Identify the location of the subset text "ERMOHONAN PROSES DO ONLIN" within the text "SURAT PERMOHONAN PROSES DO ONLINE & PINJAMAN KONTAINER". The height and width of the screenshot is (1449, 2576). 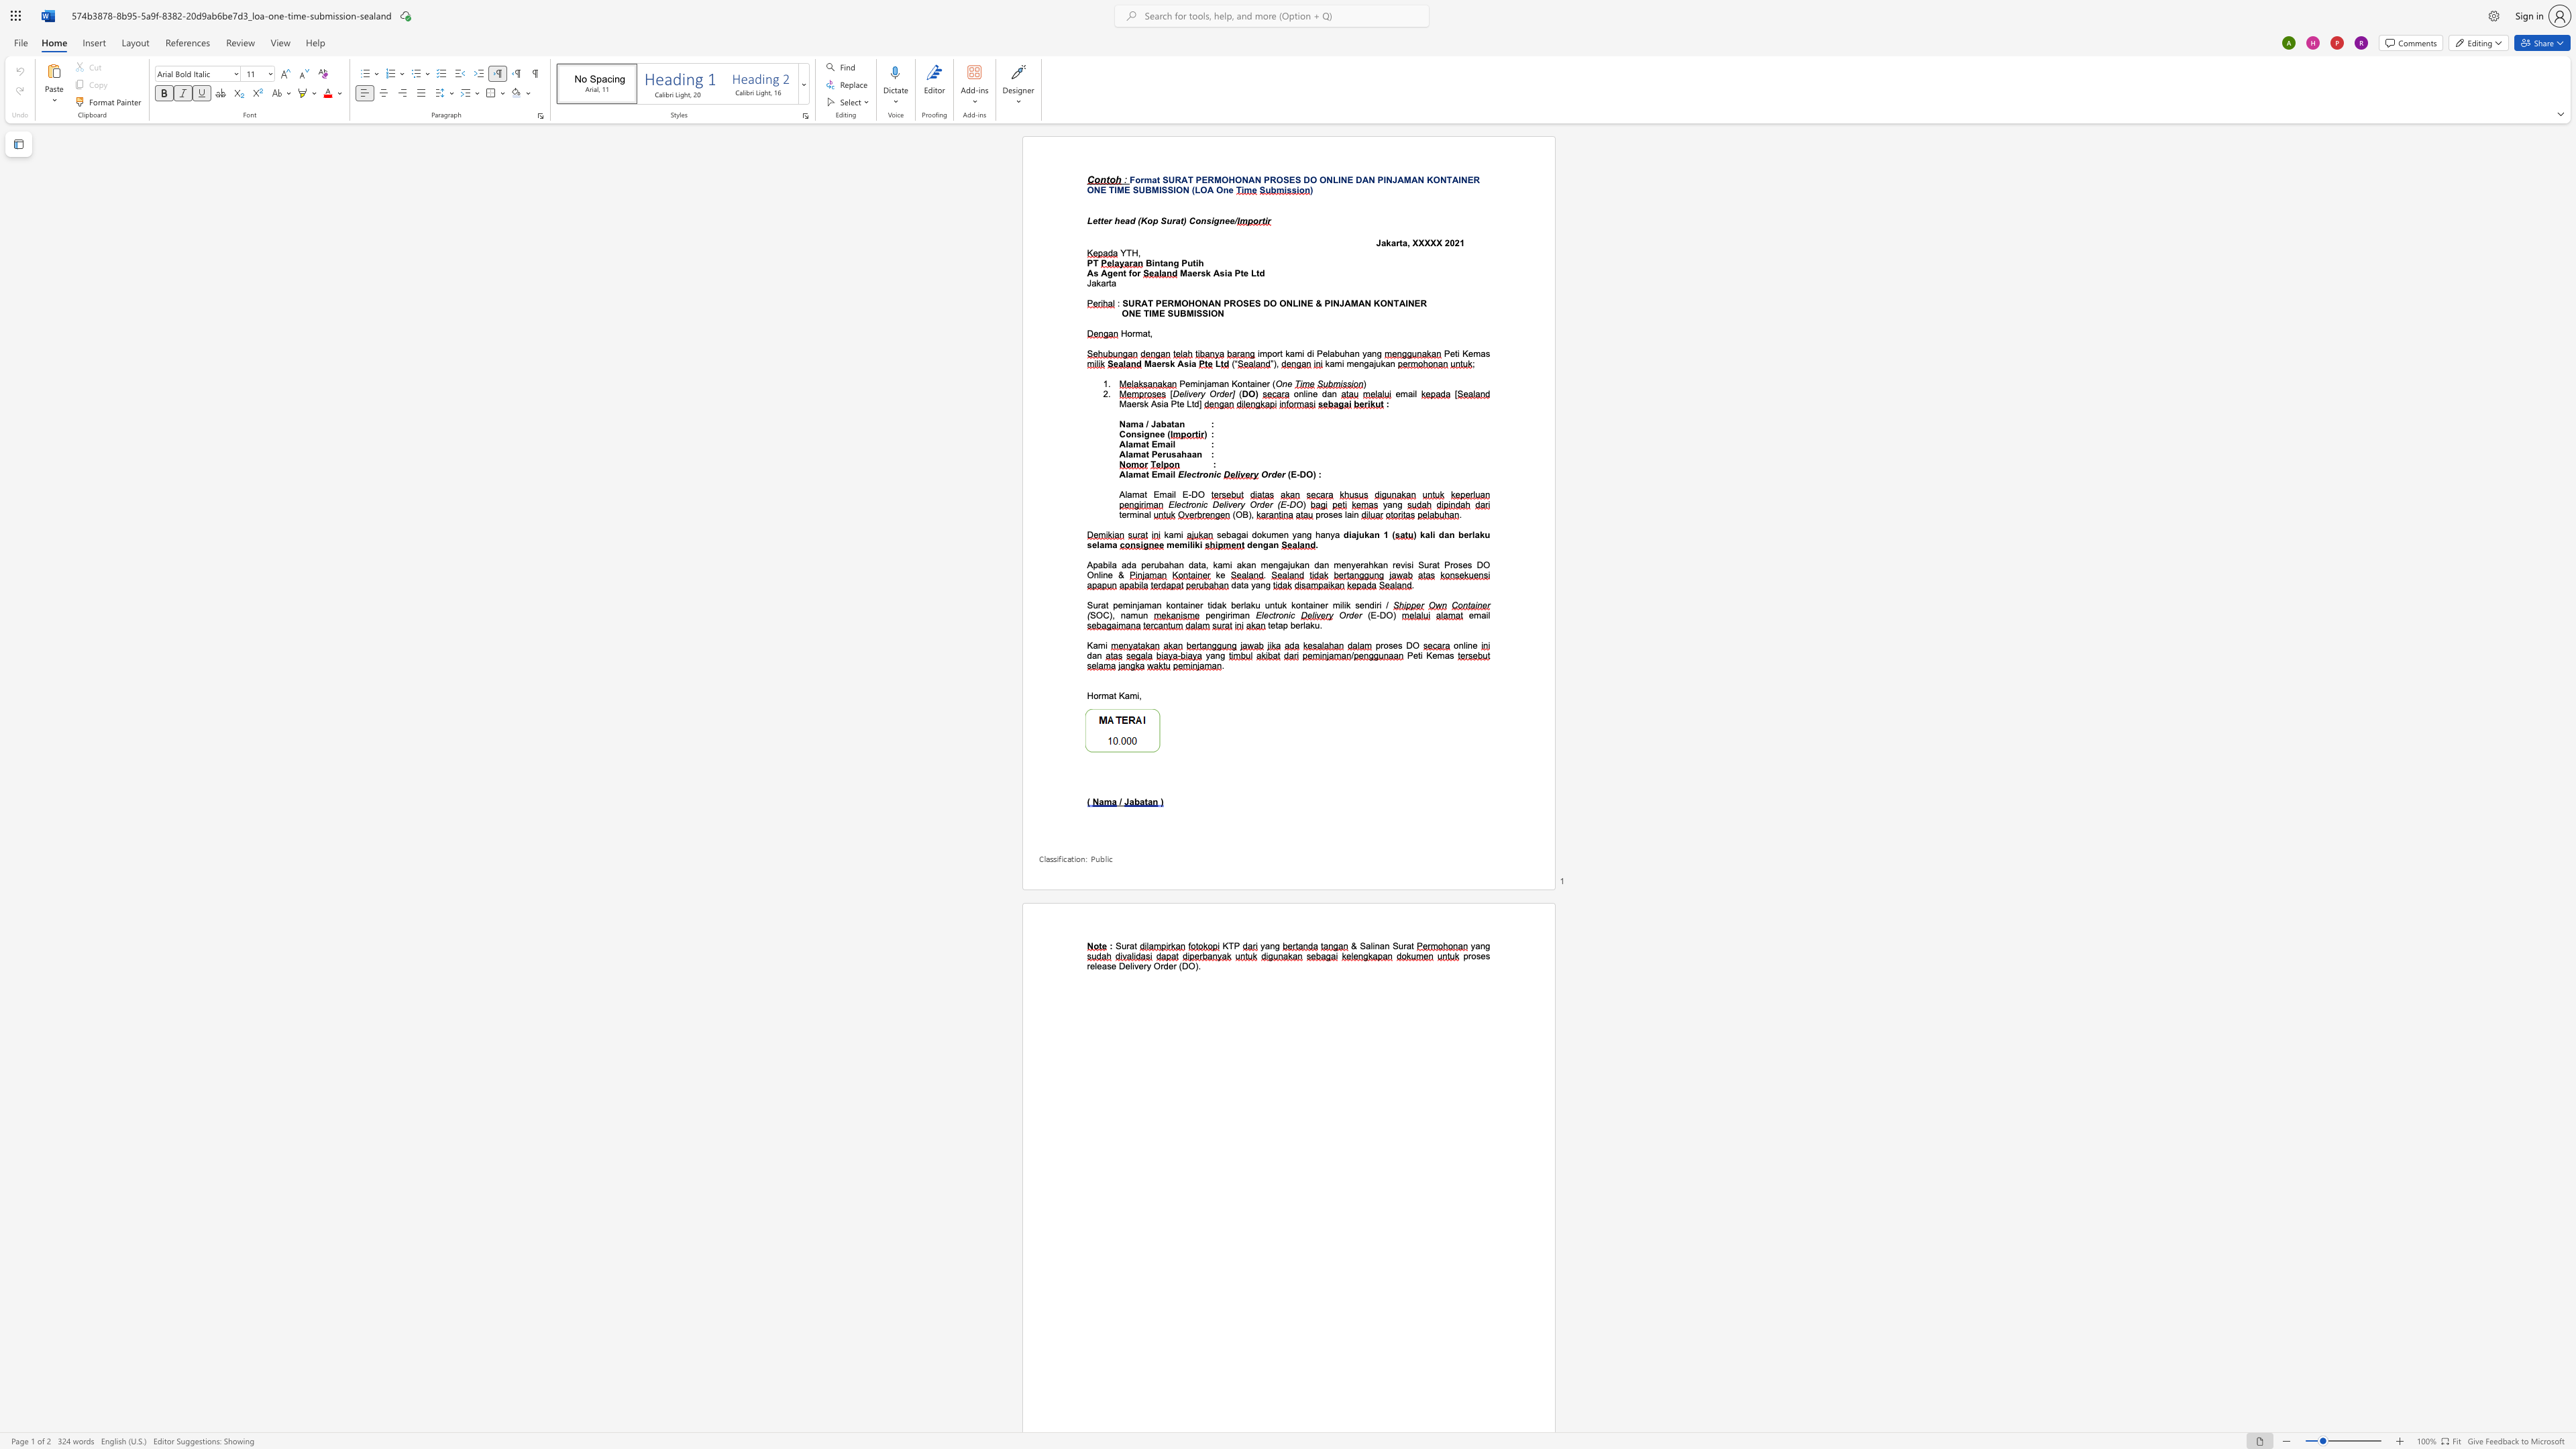
(1160, 303).